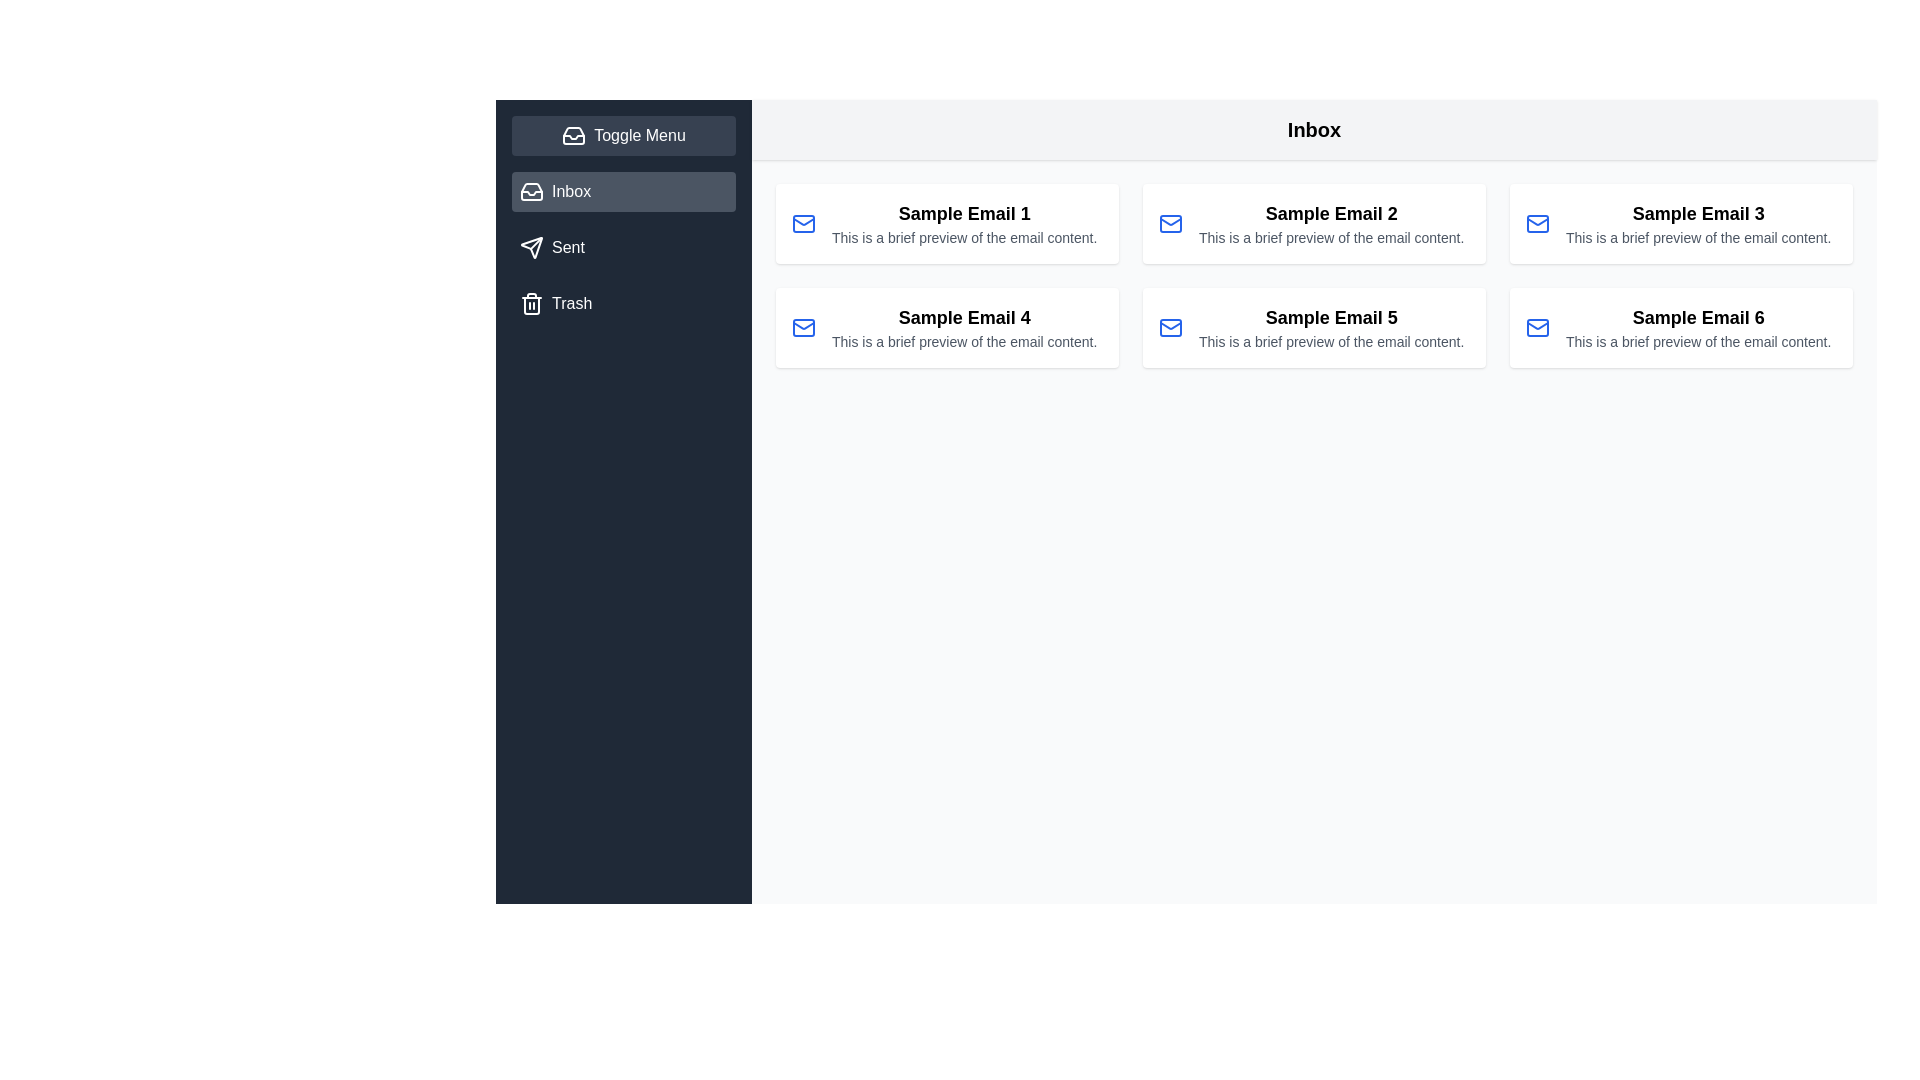 The image size is (1920, 1080). What do you see at coordinates (964, 213) in the screenshot?
I see `the text label 'Sample Email 1'` at bounding box center [964, 213].